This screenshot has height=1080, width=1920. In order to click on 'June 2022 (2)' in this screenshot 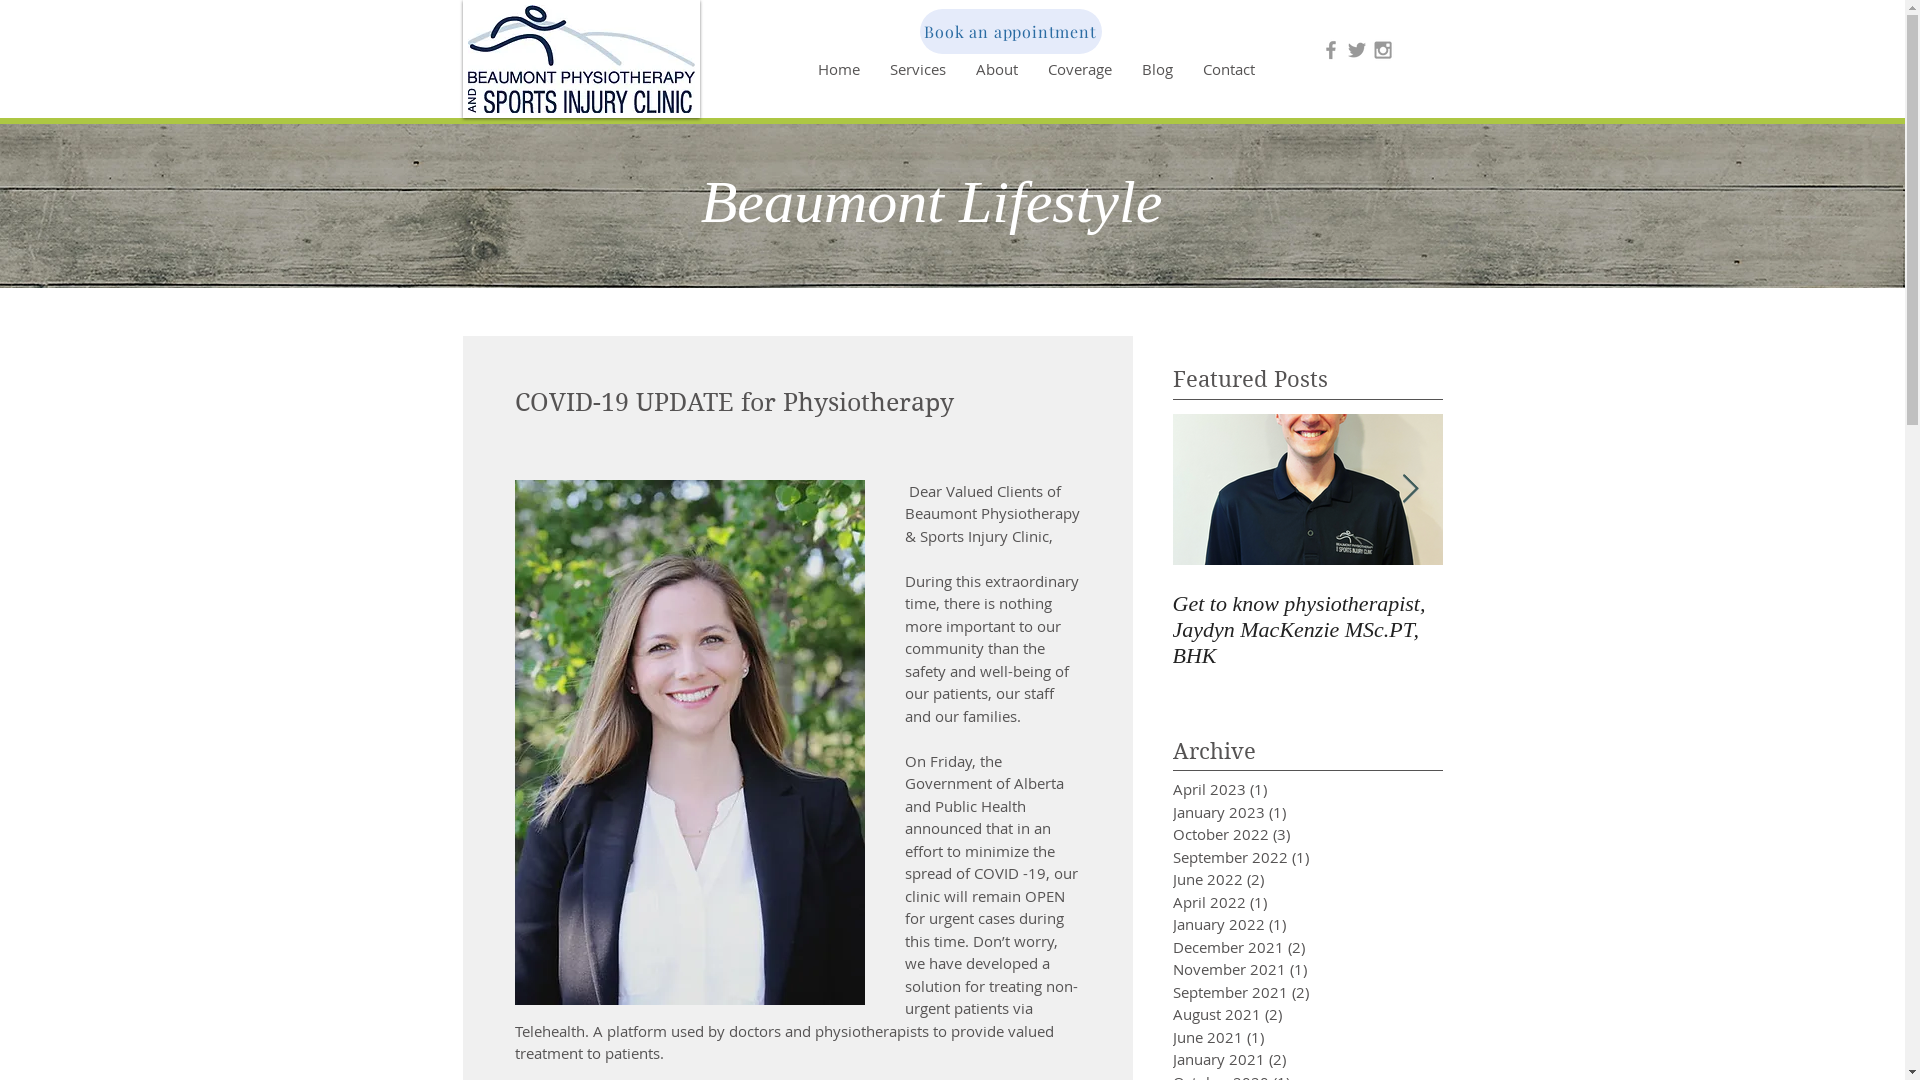, I will do `click(1275, 878)`.